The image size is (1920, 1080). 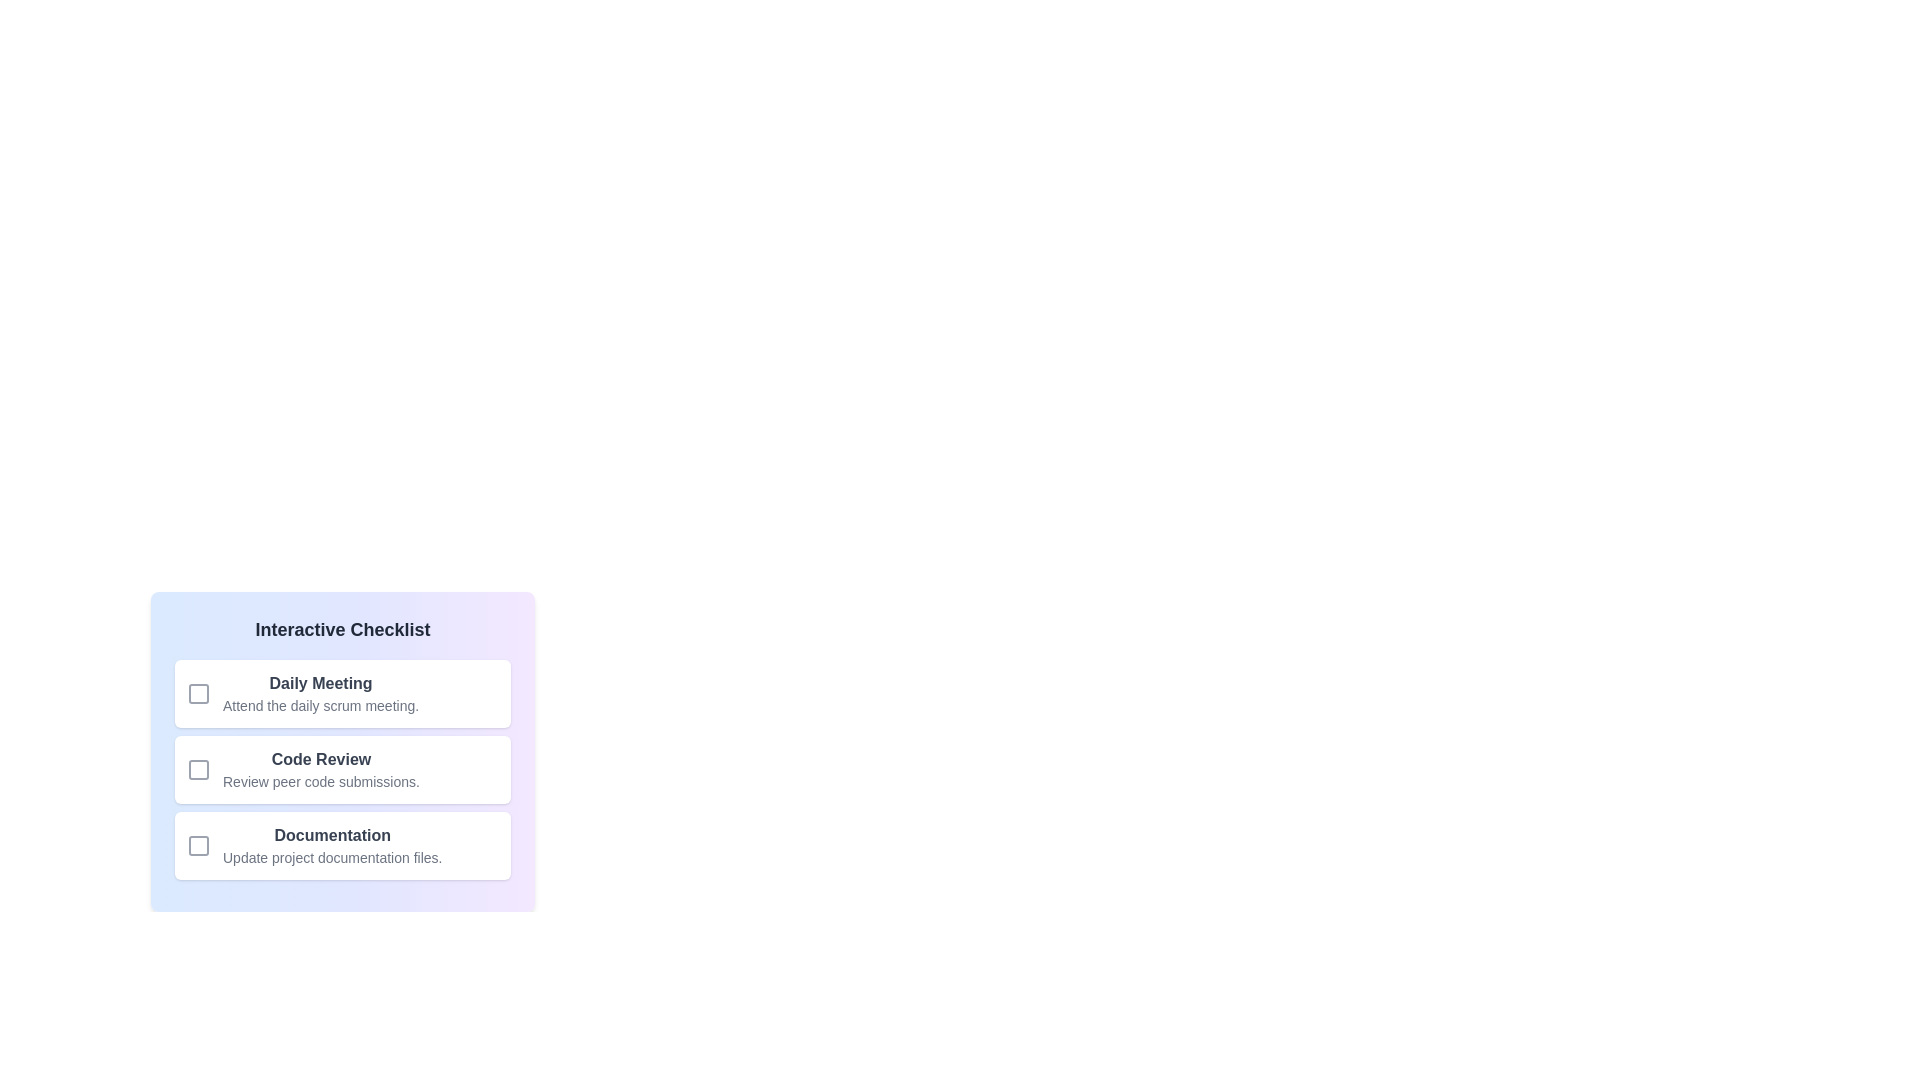 What do you see at coordinates (198, 693) in the screenshot?
I see `the checkbox for the 'Daily Meeting' task in the checklist` at bounding box center [198, 693].